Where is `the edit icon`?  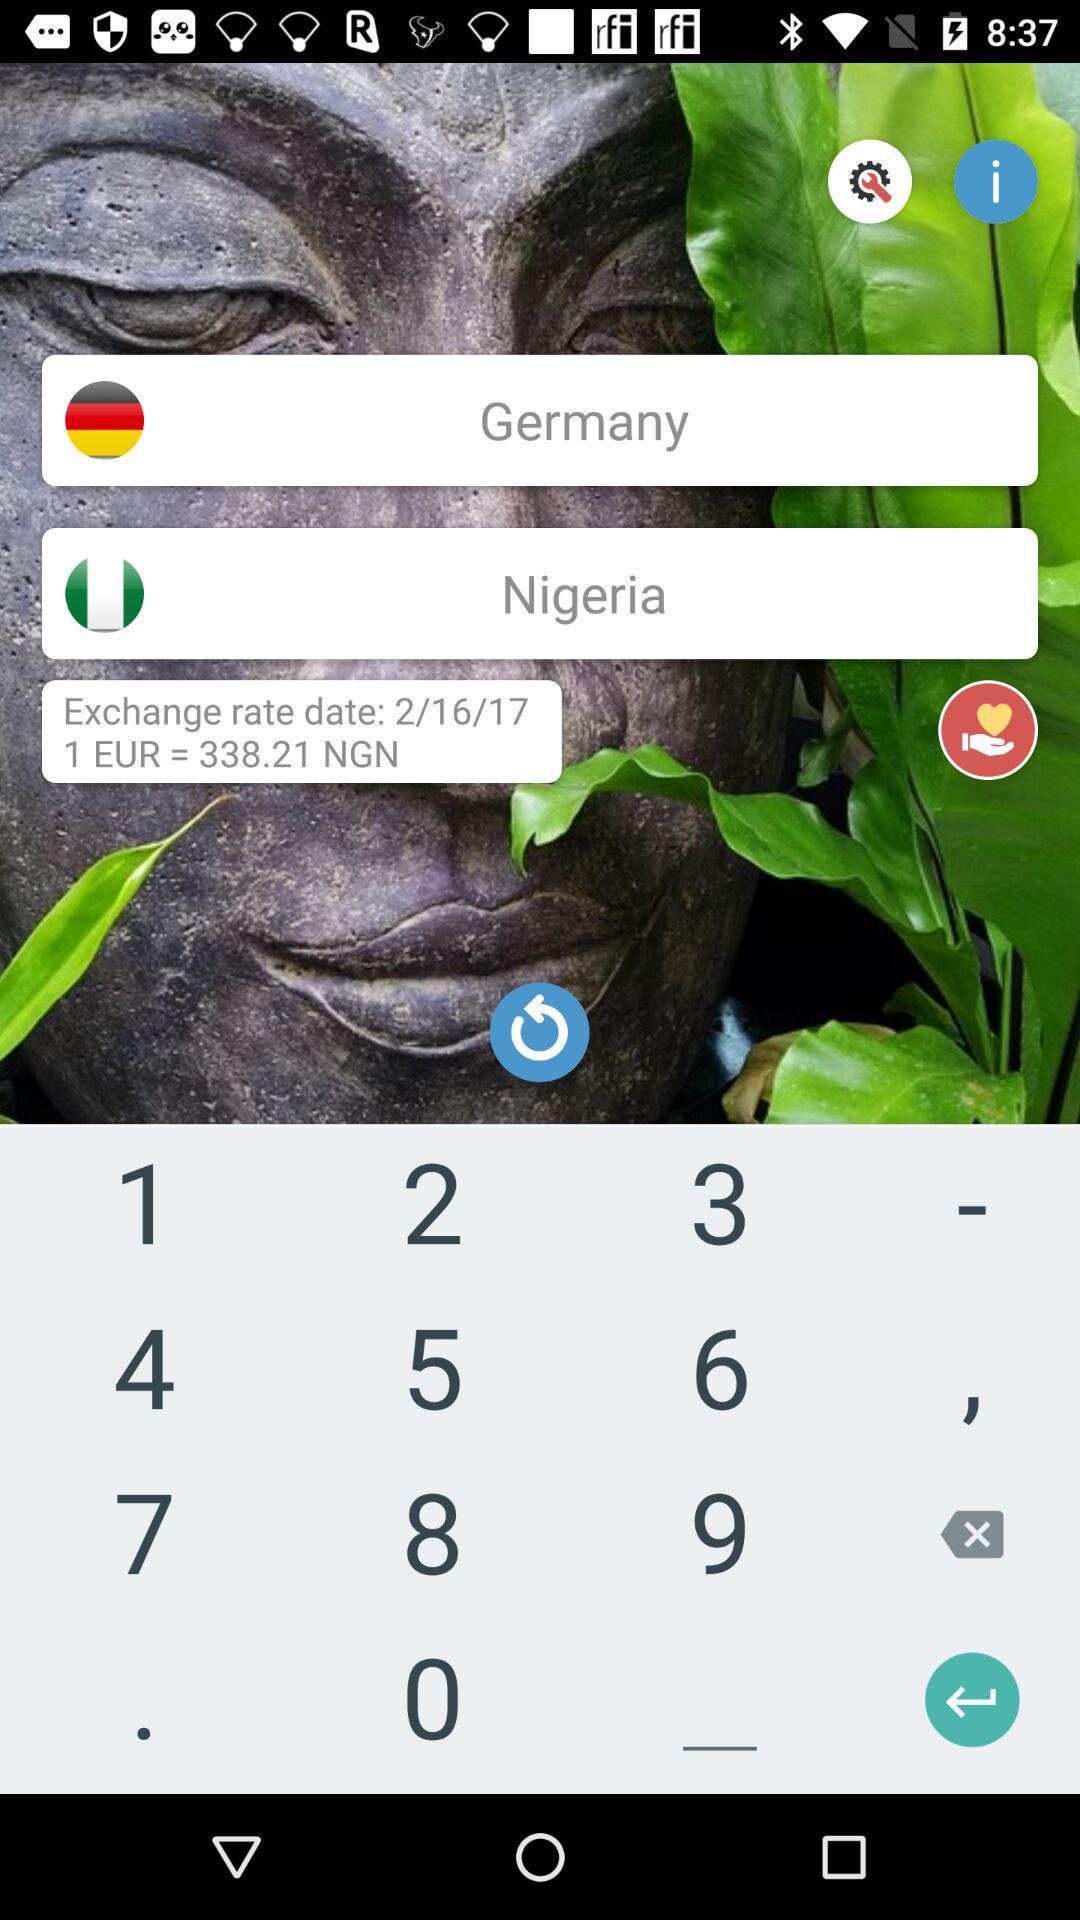 the edit icon is located at coordinates (104, 927).